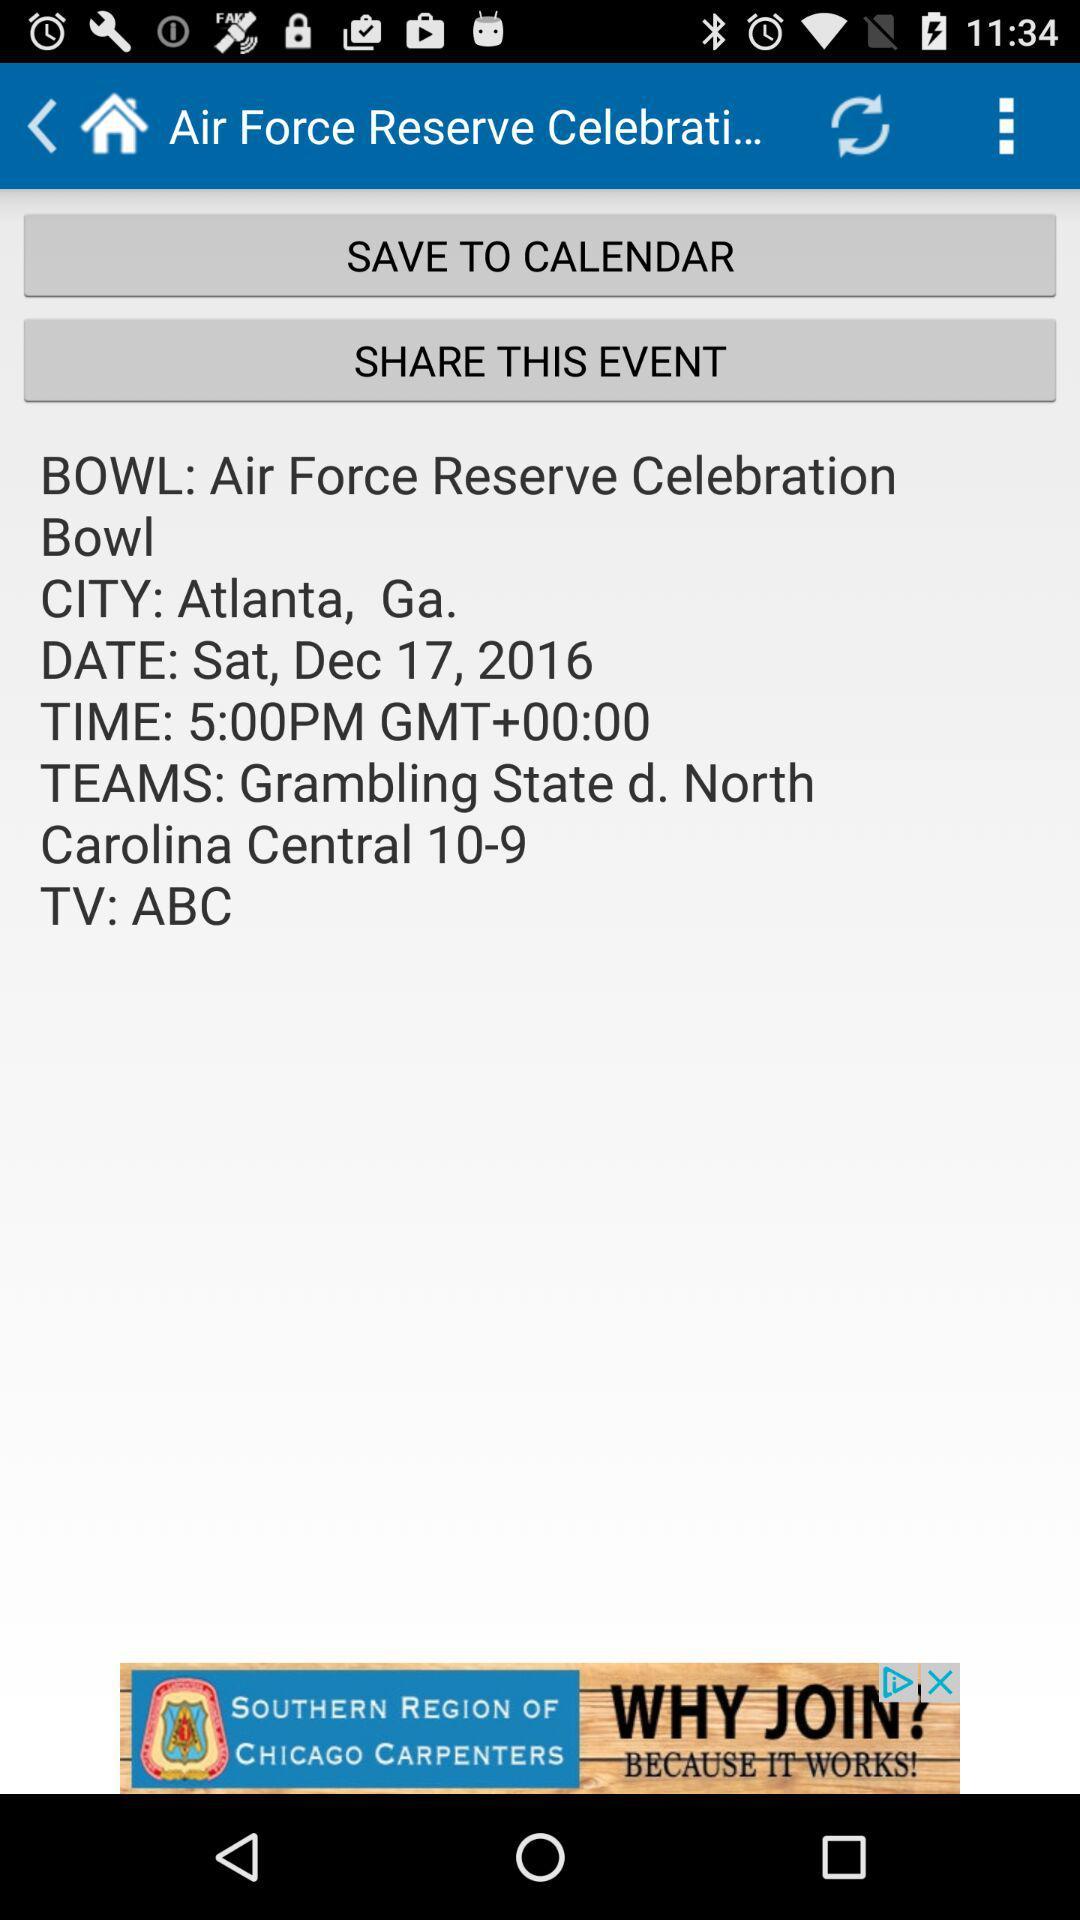 This screenshot has width=1080, height=1920. What do you see at coordinates (540, 1727) in the screenshot?
I see `space where you access advertising` at bounding box center [540, 1727].